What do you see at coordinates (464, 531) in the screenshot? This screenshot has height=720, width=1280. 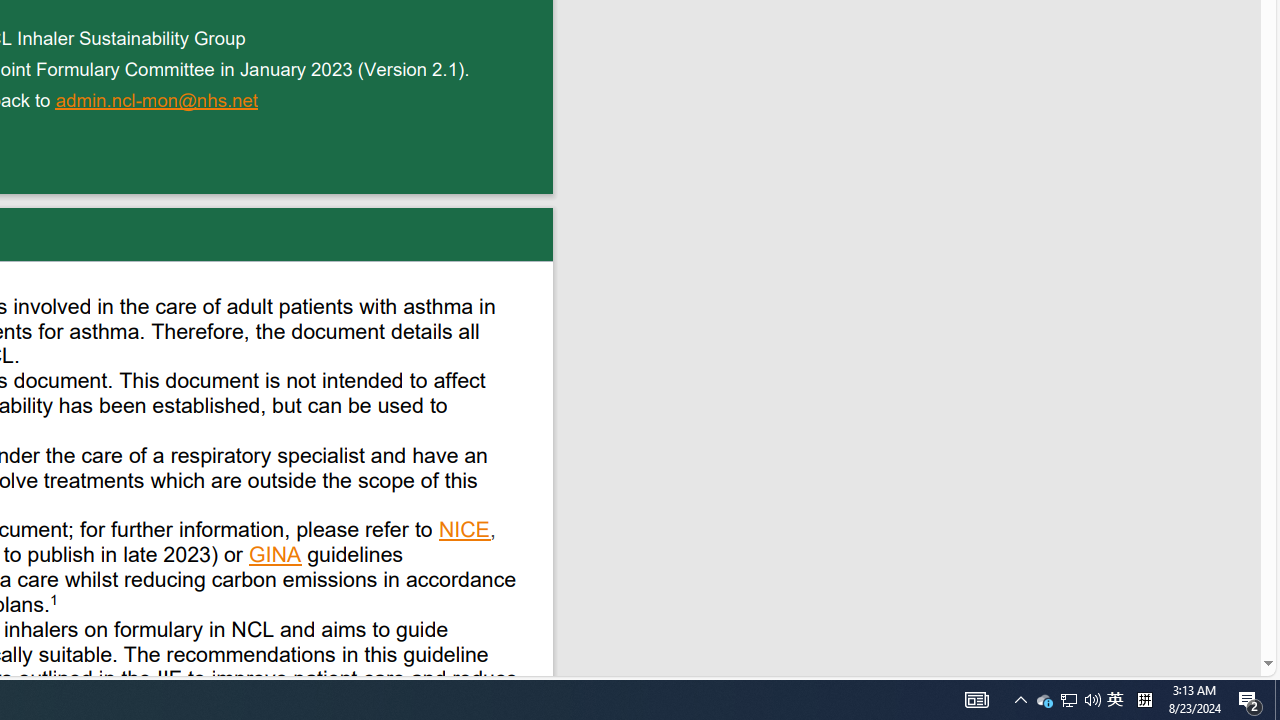 I see `'NICE'` at bounding box center [464, 531].